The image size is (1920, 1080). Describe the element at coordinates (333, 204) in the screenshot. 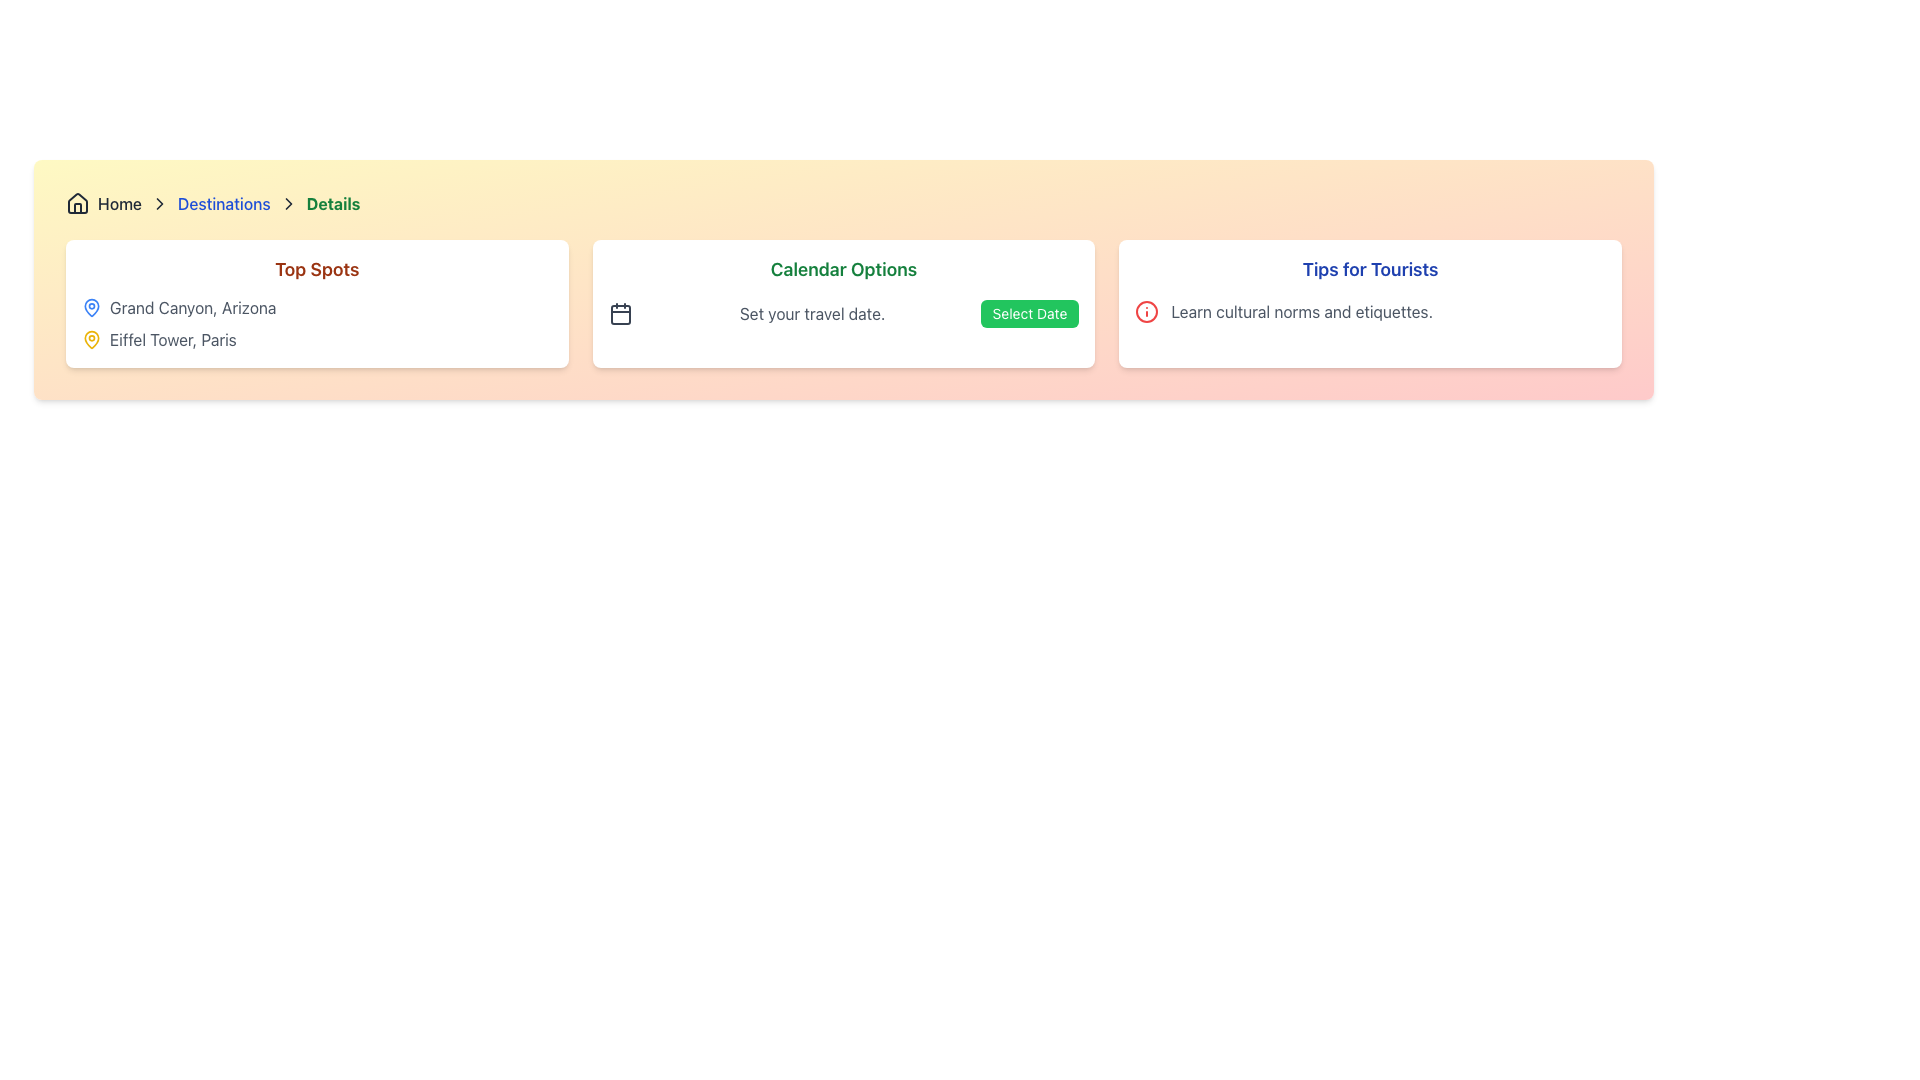

I see `the 'Details' text label in the breadcrumb navigation, which indicates the user's current location within the navigation hierarchy` at that location.